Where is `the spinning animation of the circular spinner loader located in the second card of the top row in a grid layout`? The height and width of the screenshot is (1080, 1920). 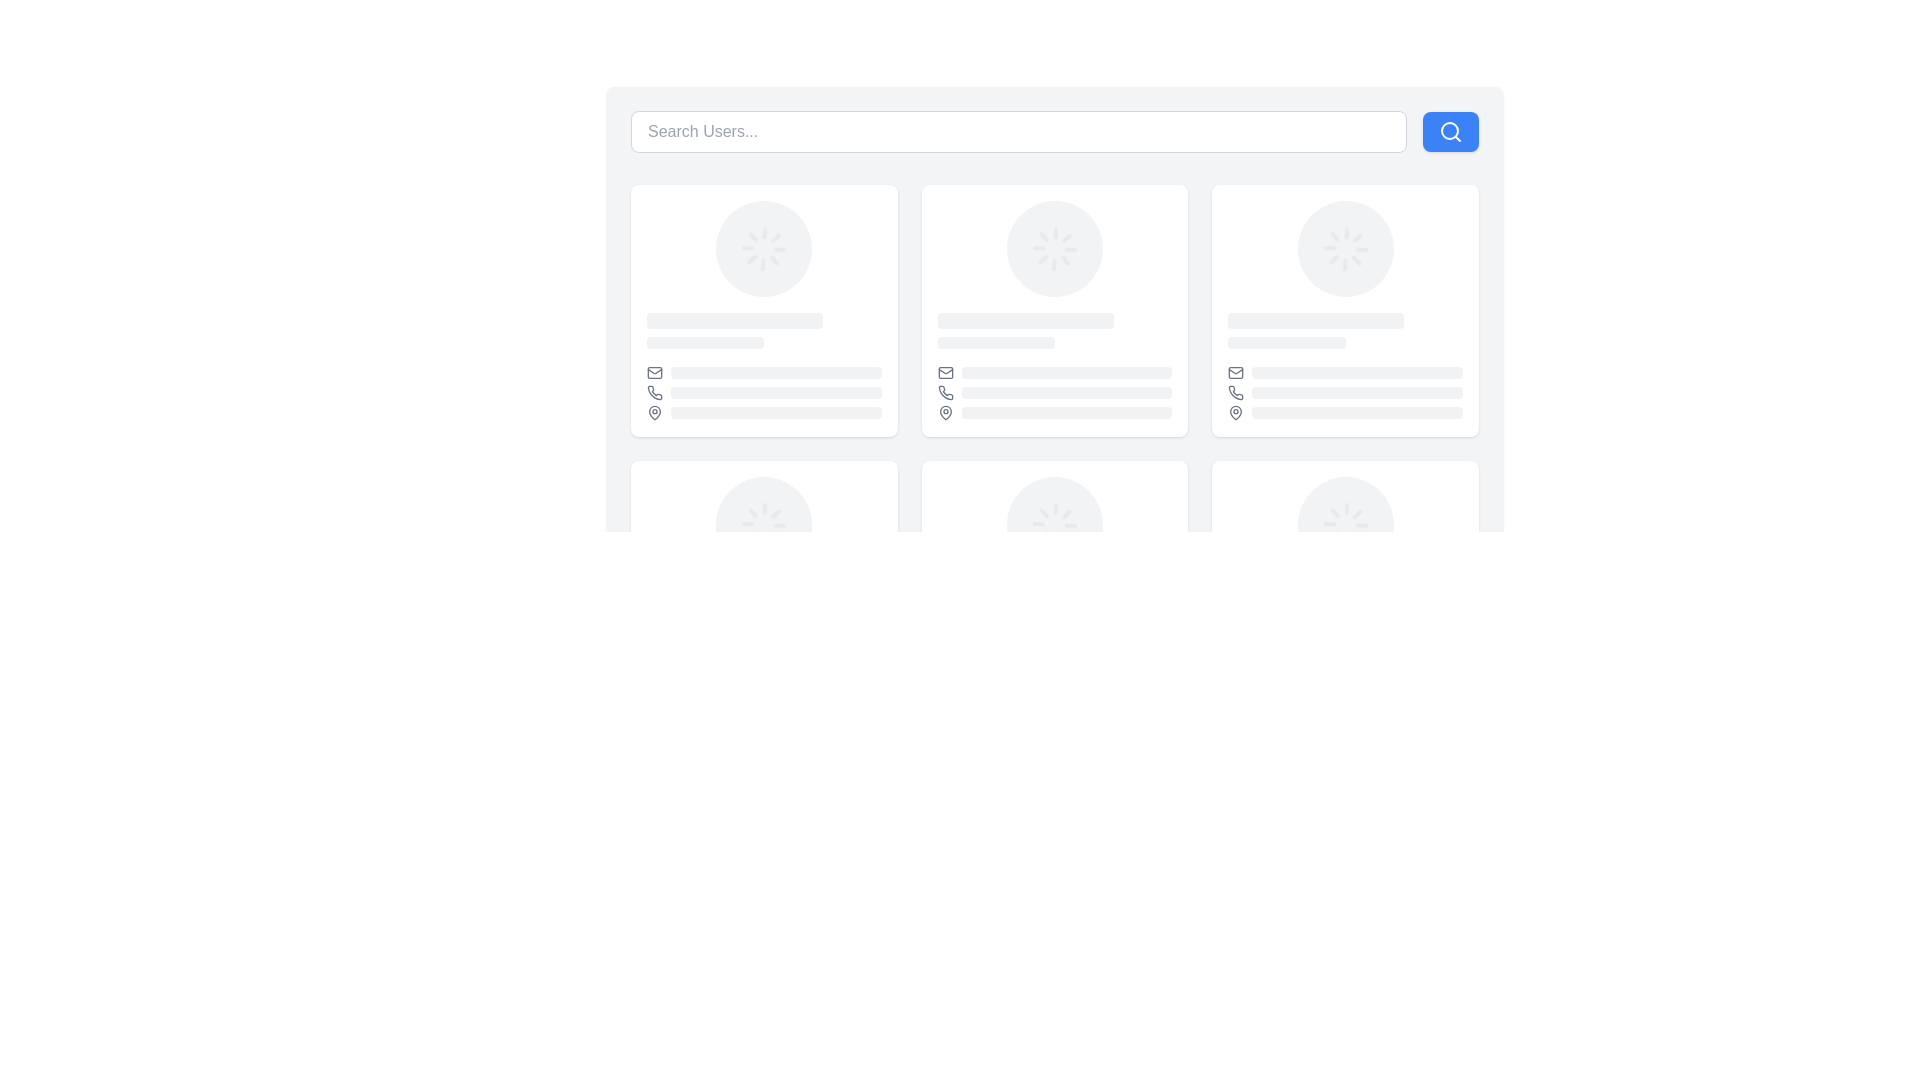
the spinning animation of the circular spinner loader located in the second card of the top row in a grid layout is located at coordinates (1345, 248).